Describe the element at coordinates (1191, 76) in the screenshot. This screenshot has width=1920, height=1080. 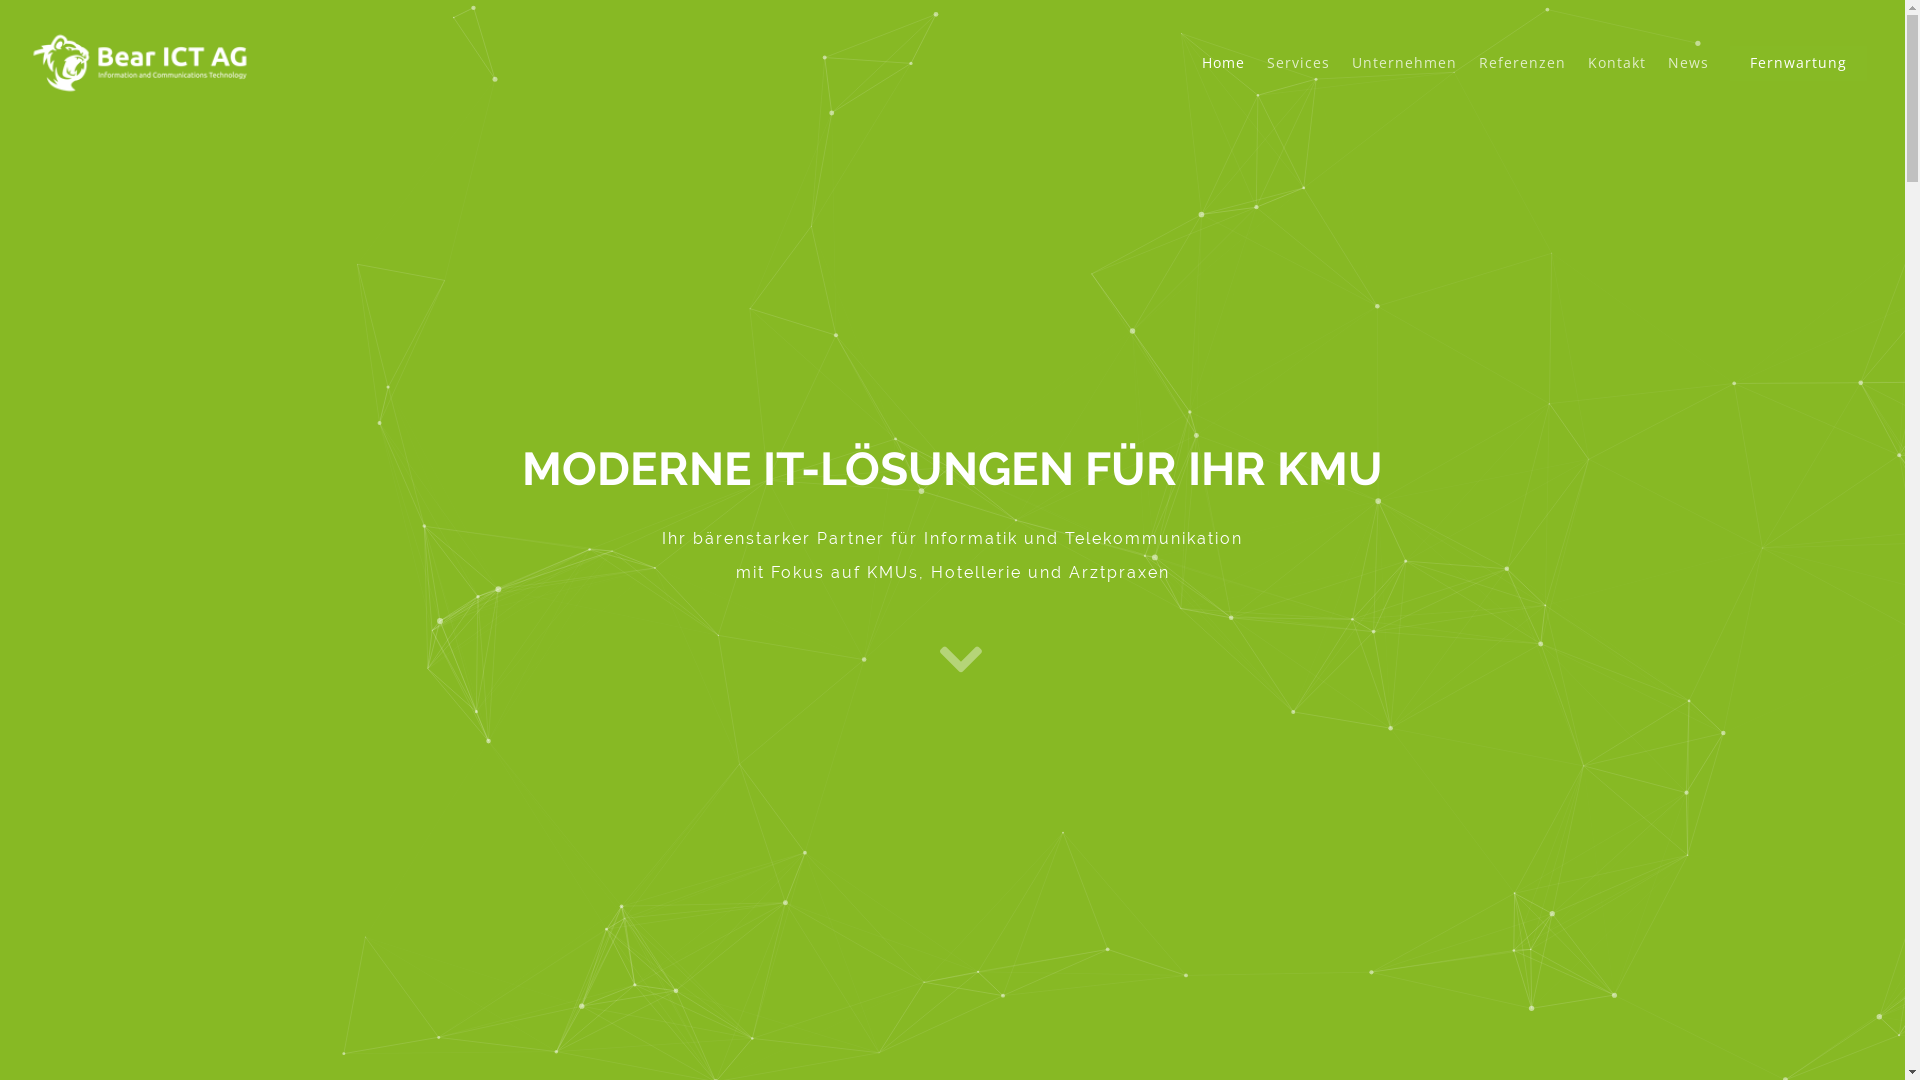
I see `'Home'` at that location.